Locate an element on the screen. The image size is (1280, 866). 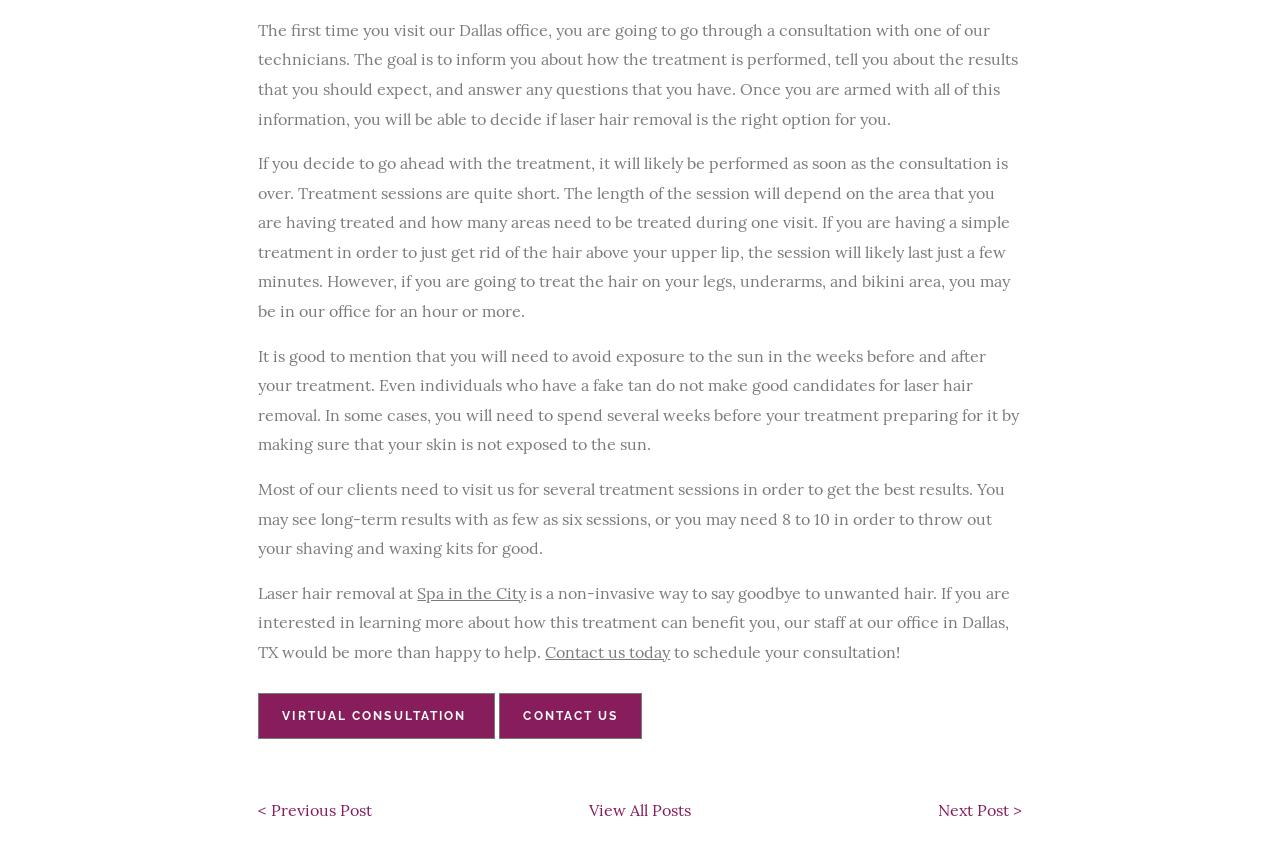
'Laser hair removal at' is located at coordinates (337, 591).